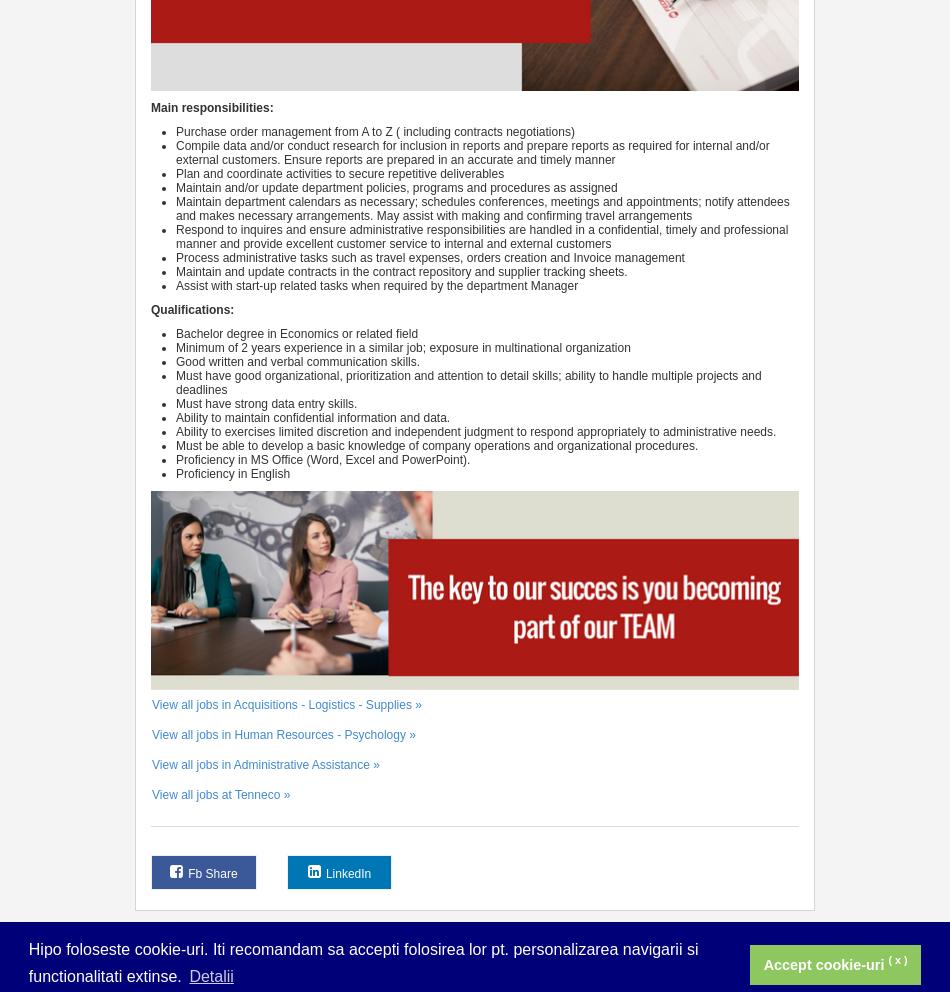  What do you see at coordinates (375, 284) in the screenshot?
I see `'Assist with start-up related tasks when required by the department Manager'` at bounding box center [375, 284].